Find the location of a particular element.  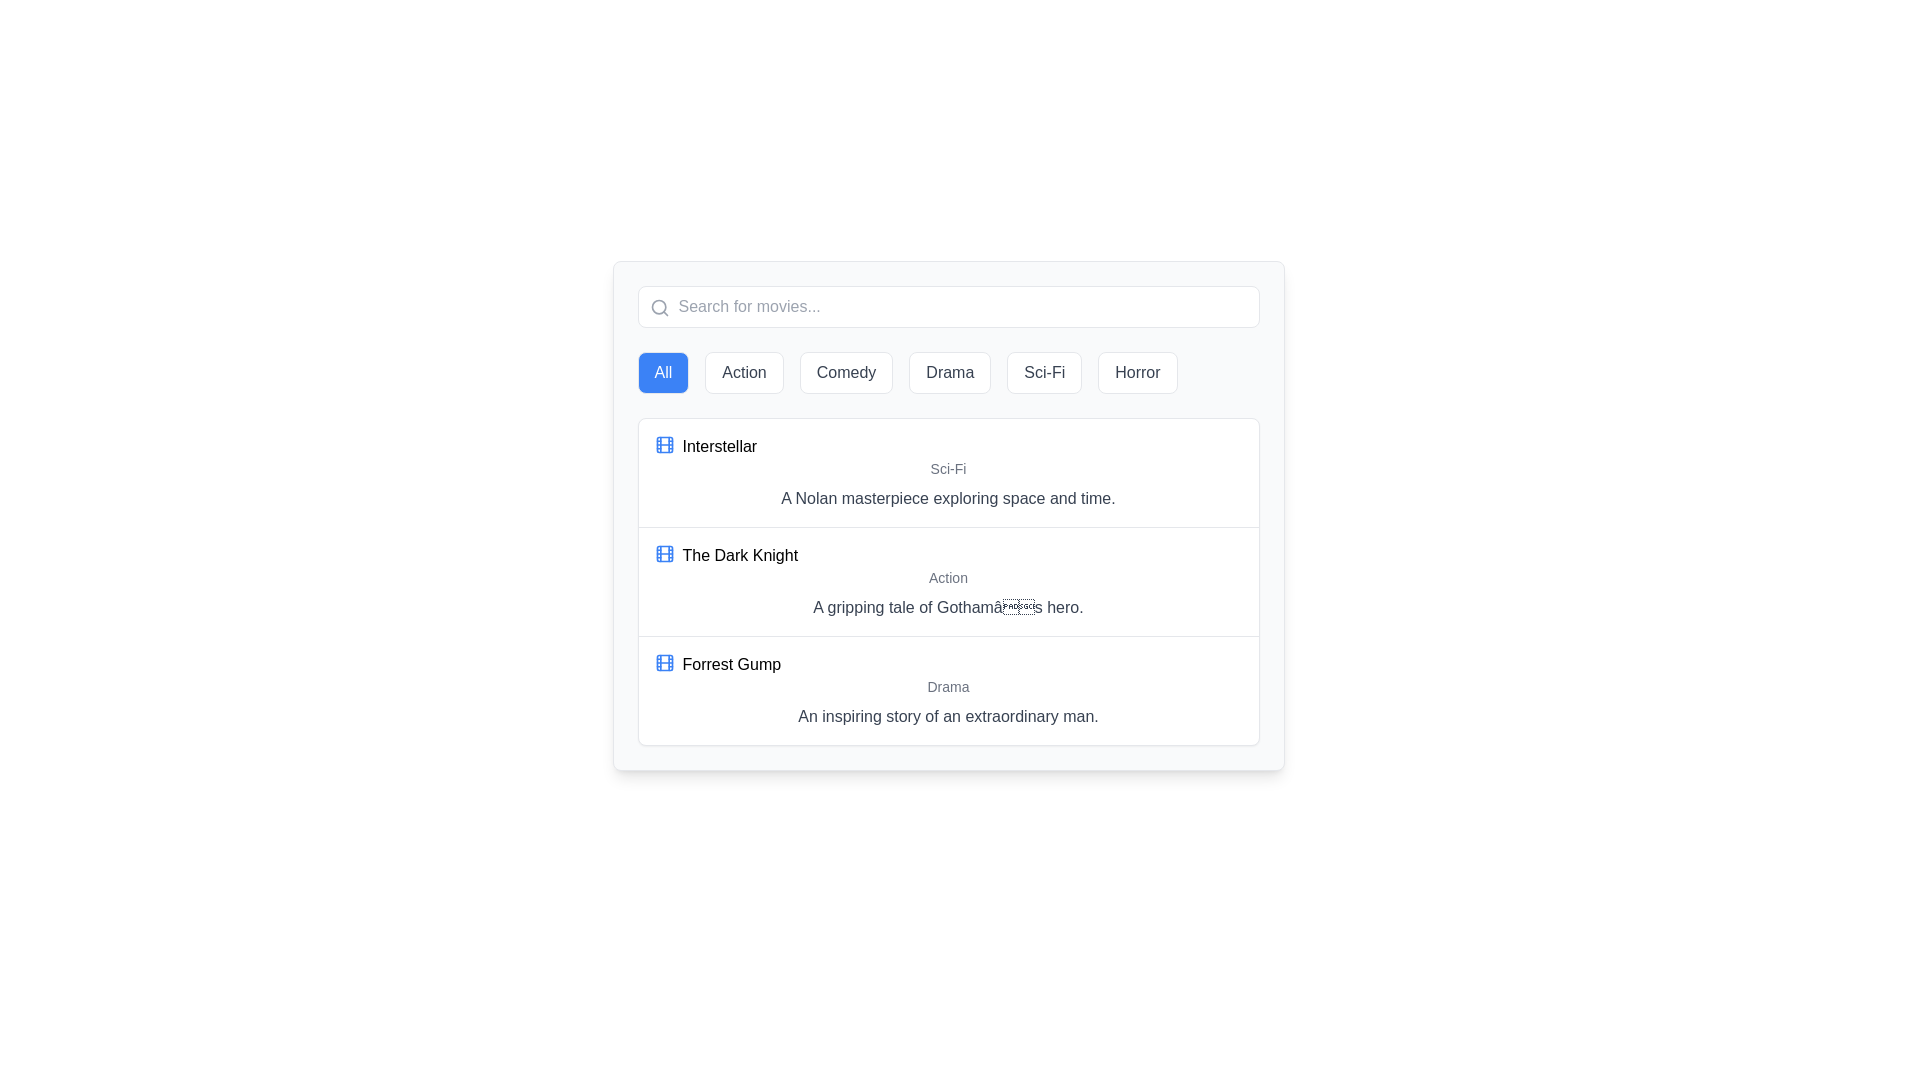

the text label displaying 'The Dark Knight', which is part of a vertical list of movie titles and located to the right of a blue film roll icon is located at coordinates (739, 555).